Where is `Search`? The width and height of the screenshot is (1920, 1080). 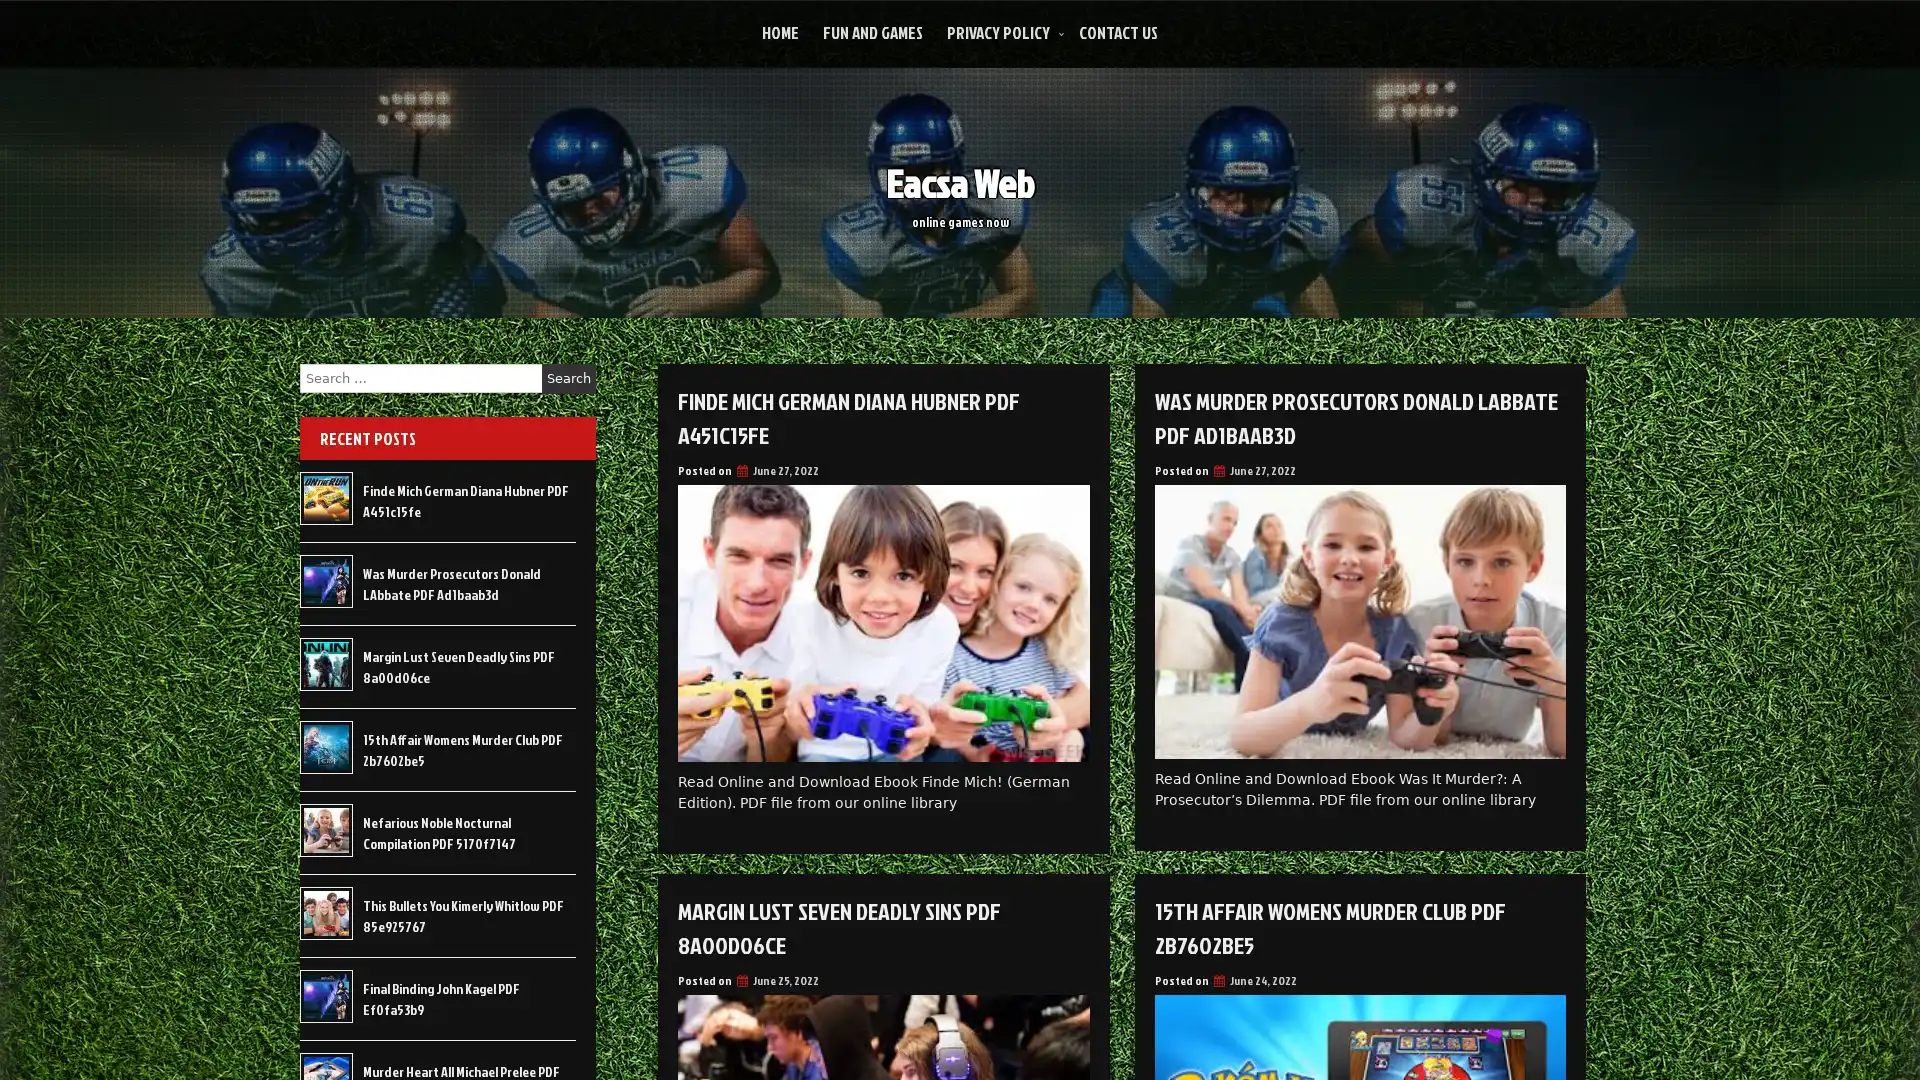 Search is located at coordinates (568, 378).